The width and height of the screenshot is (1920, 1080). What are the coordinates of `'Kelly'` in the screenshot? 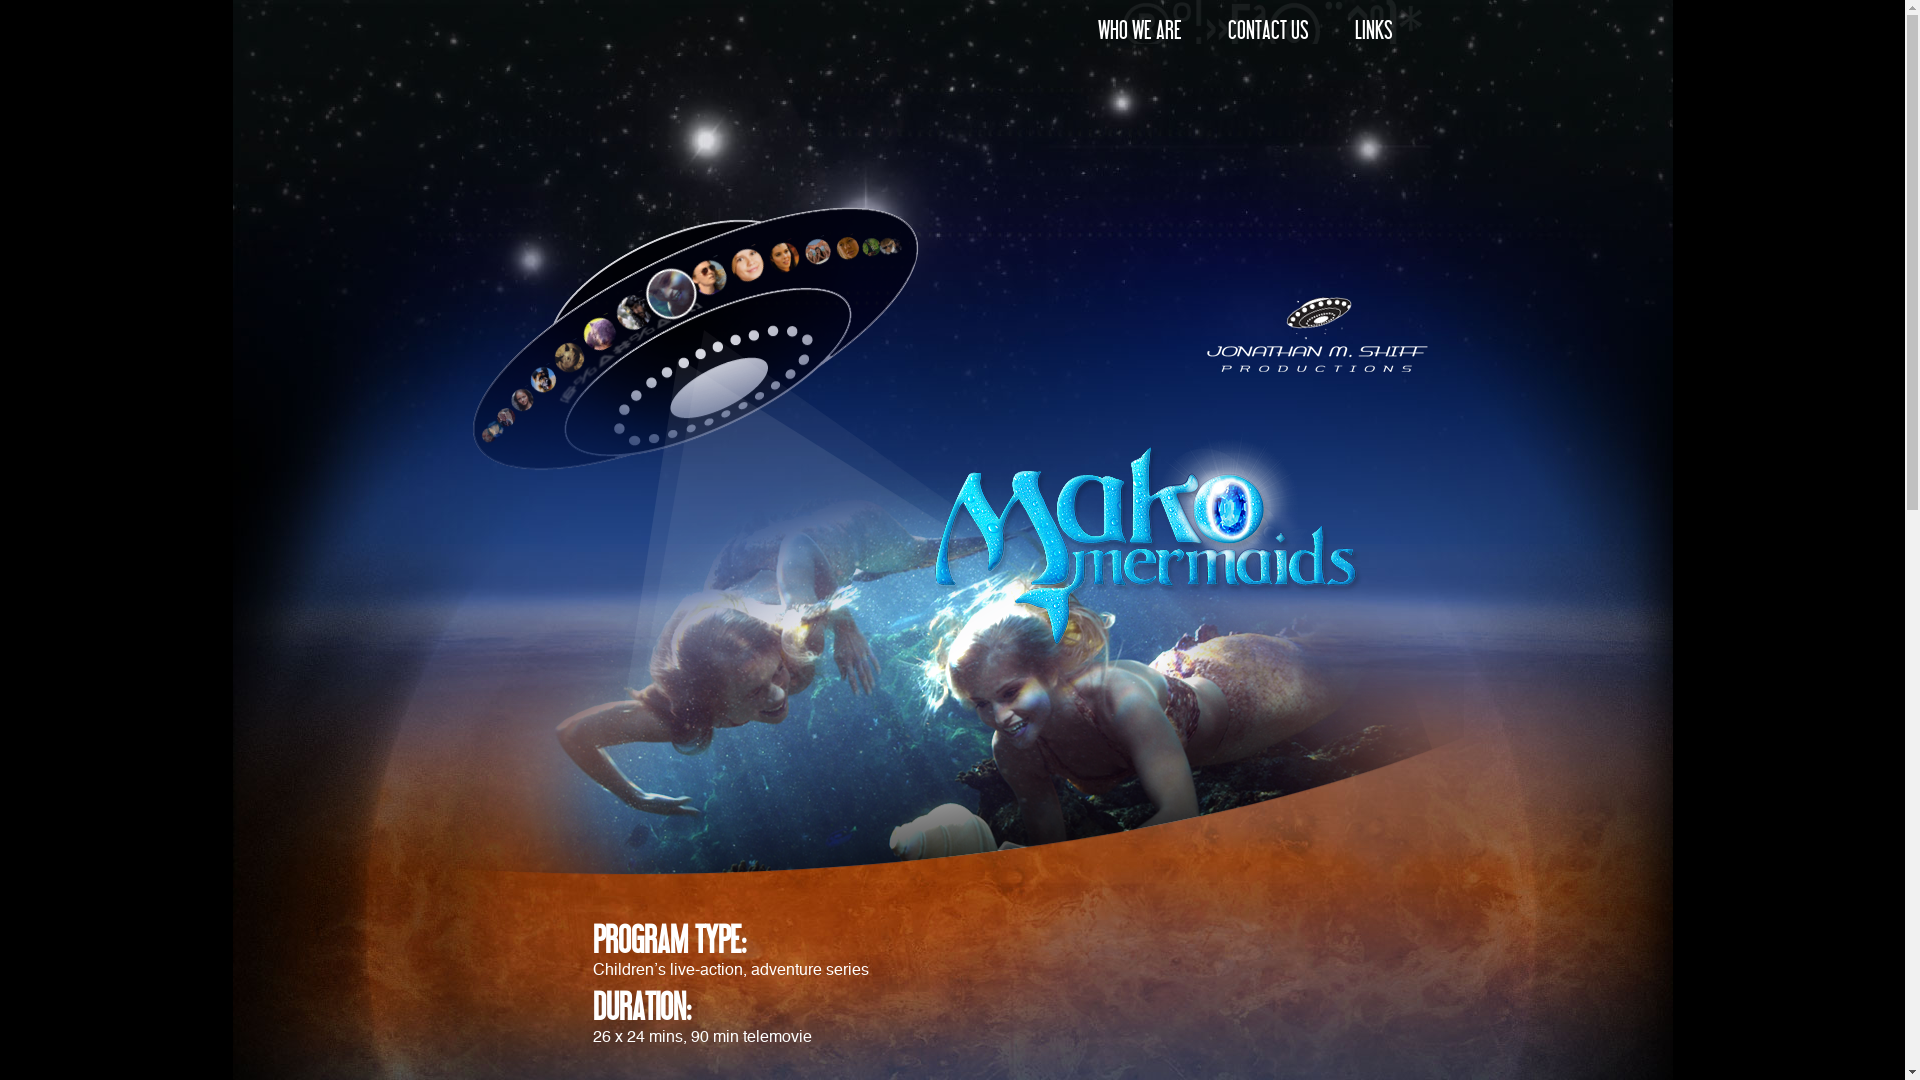 It's located at (538, 381).